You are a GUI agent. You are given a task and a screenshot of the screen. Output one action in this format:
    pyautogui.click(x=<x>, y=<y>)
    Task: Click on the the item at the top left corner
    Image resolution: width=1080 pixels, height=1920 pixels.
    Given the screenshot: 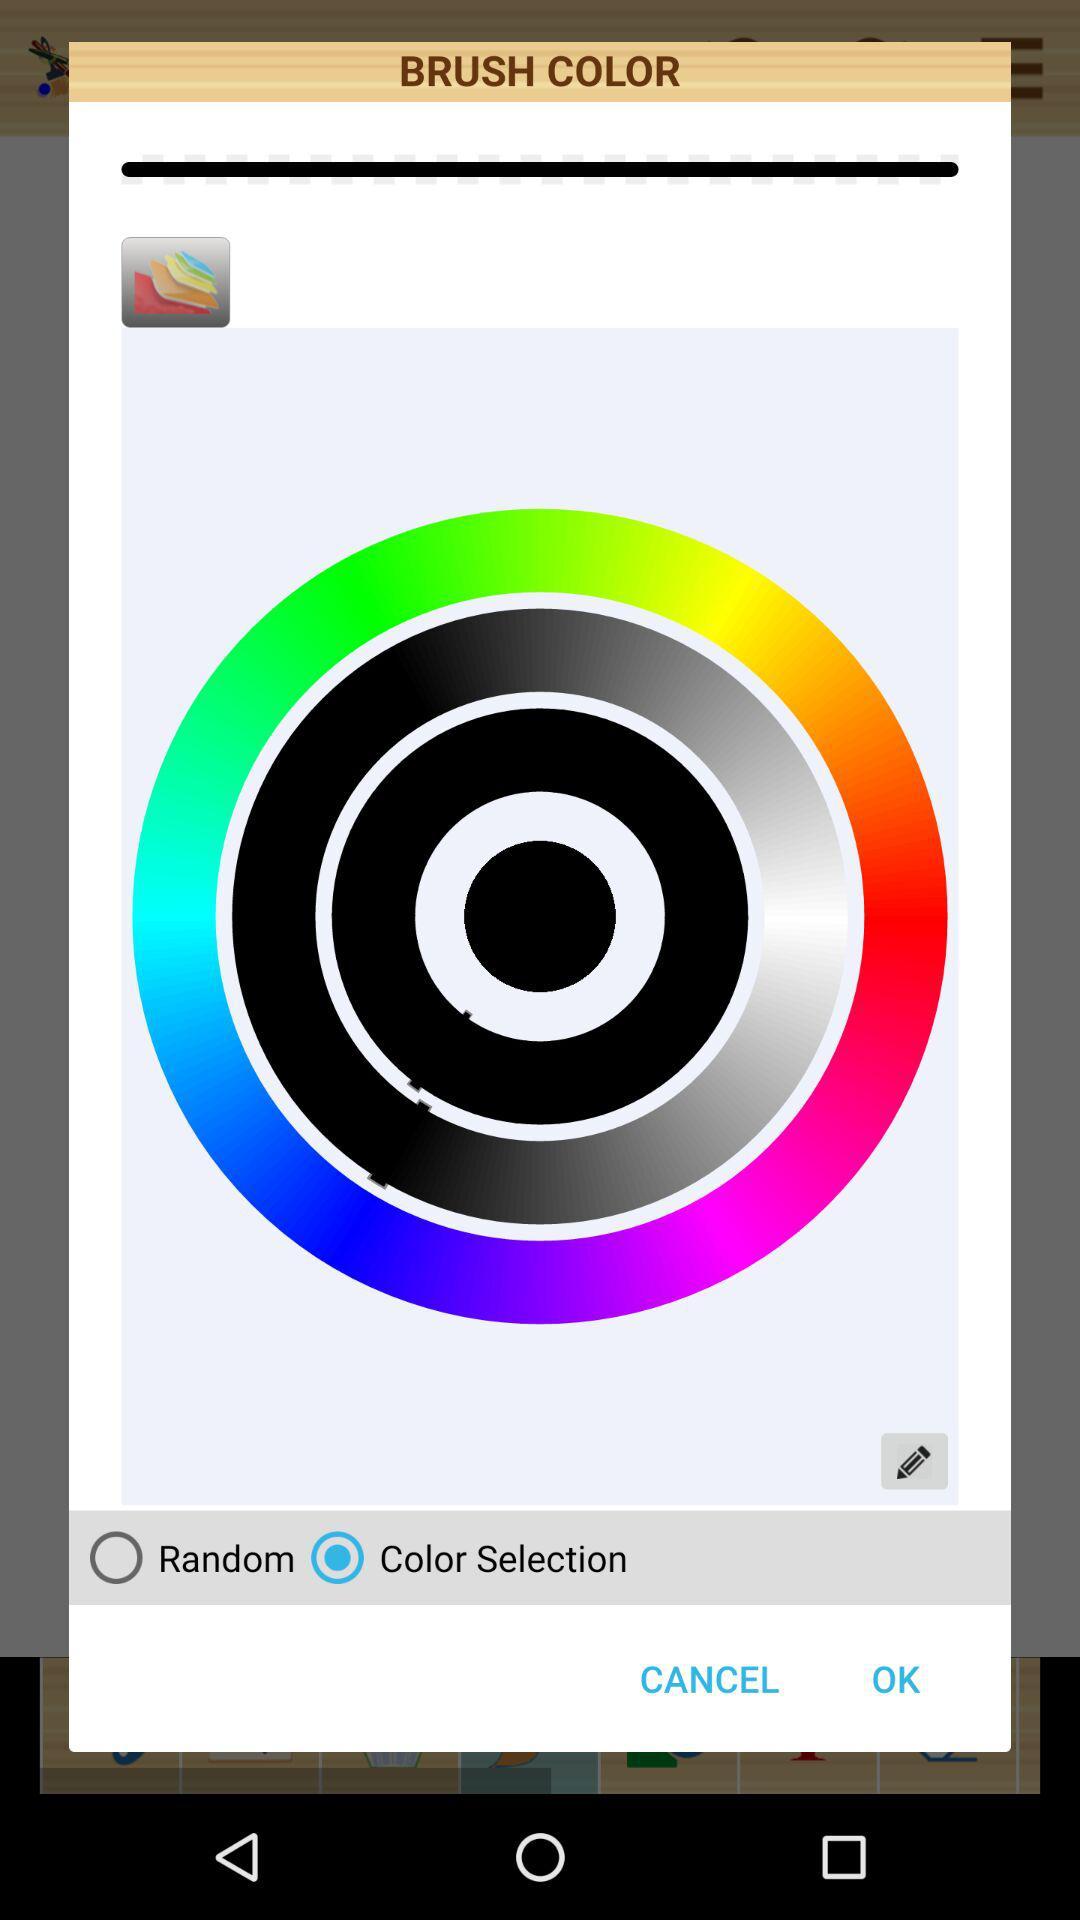 What is the action you would take?
    pyautogui.click(x=174, y=281)
    